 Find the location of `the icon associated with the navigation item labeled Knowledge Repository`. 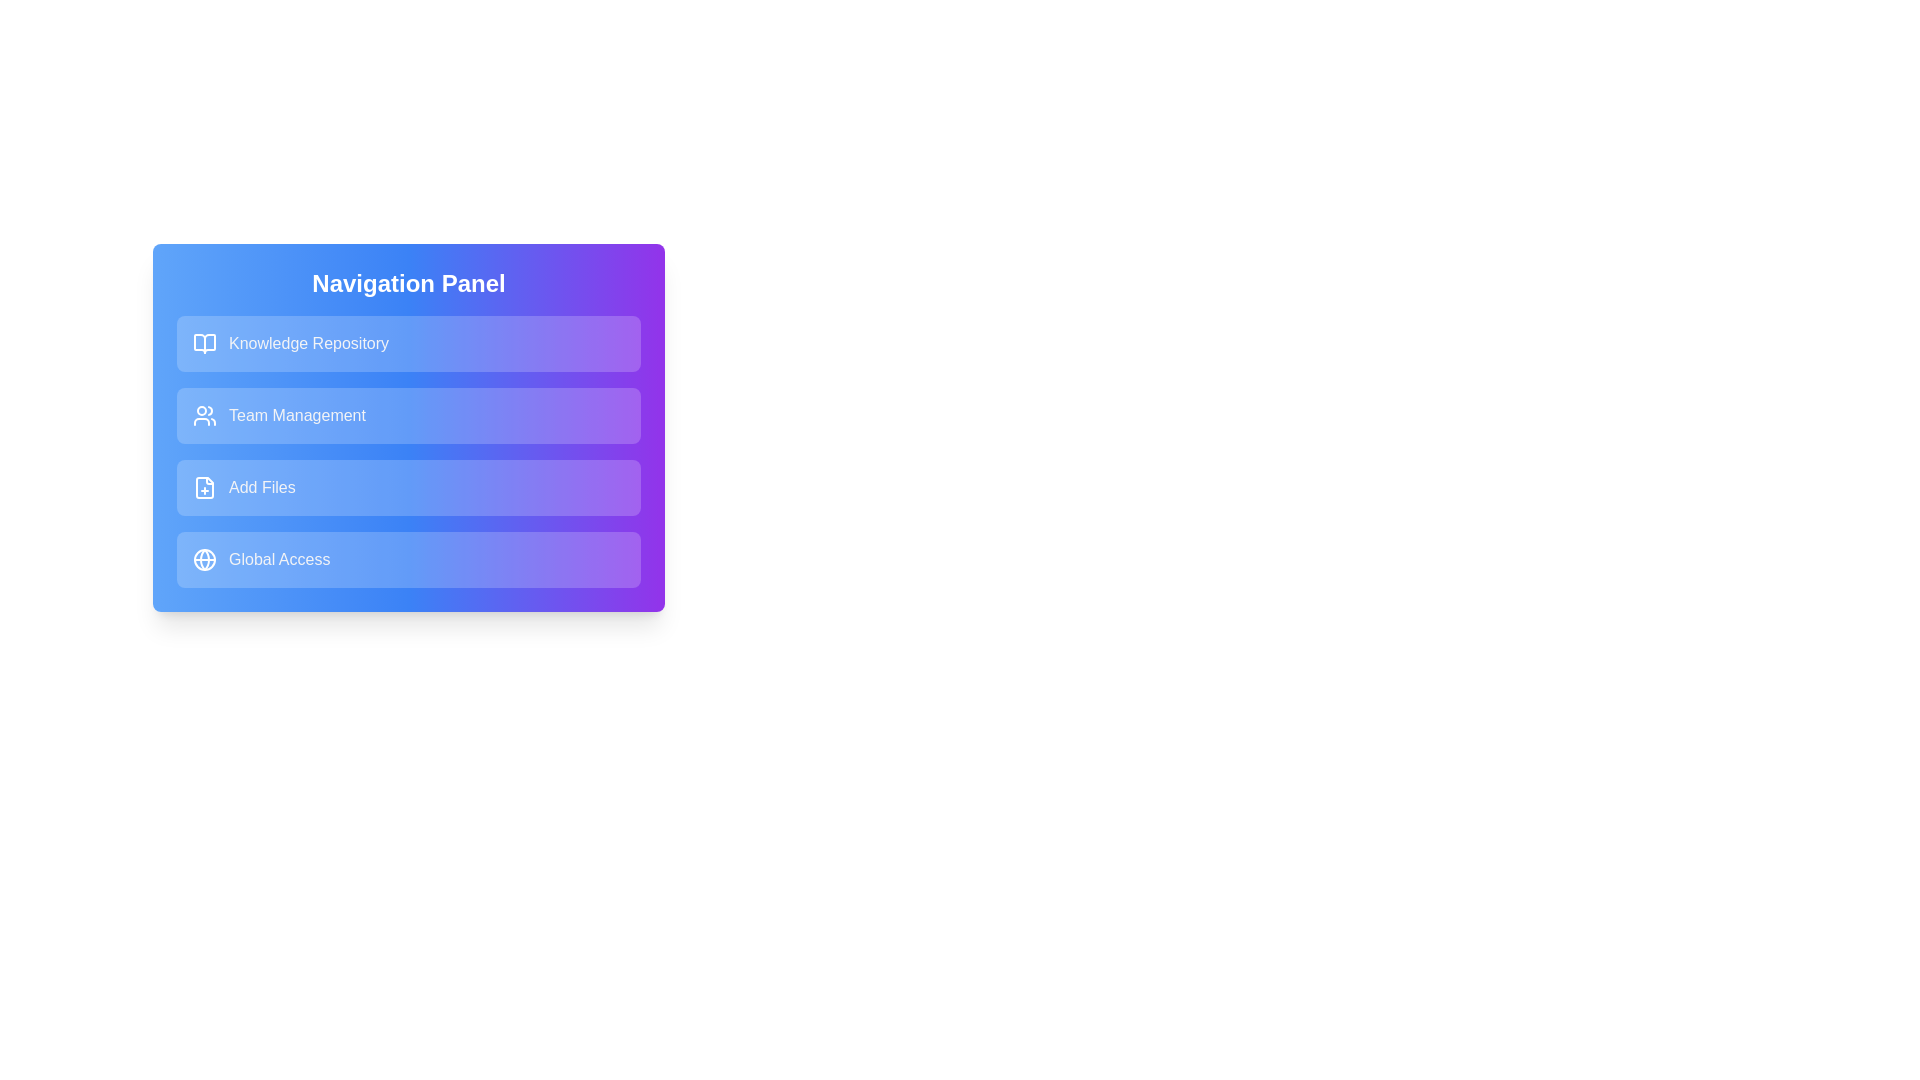

the icon associated with the navigation item labeled Knowledge Repository is located at coordinates (205, 342).